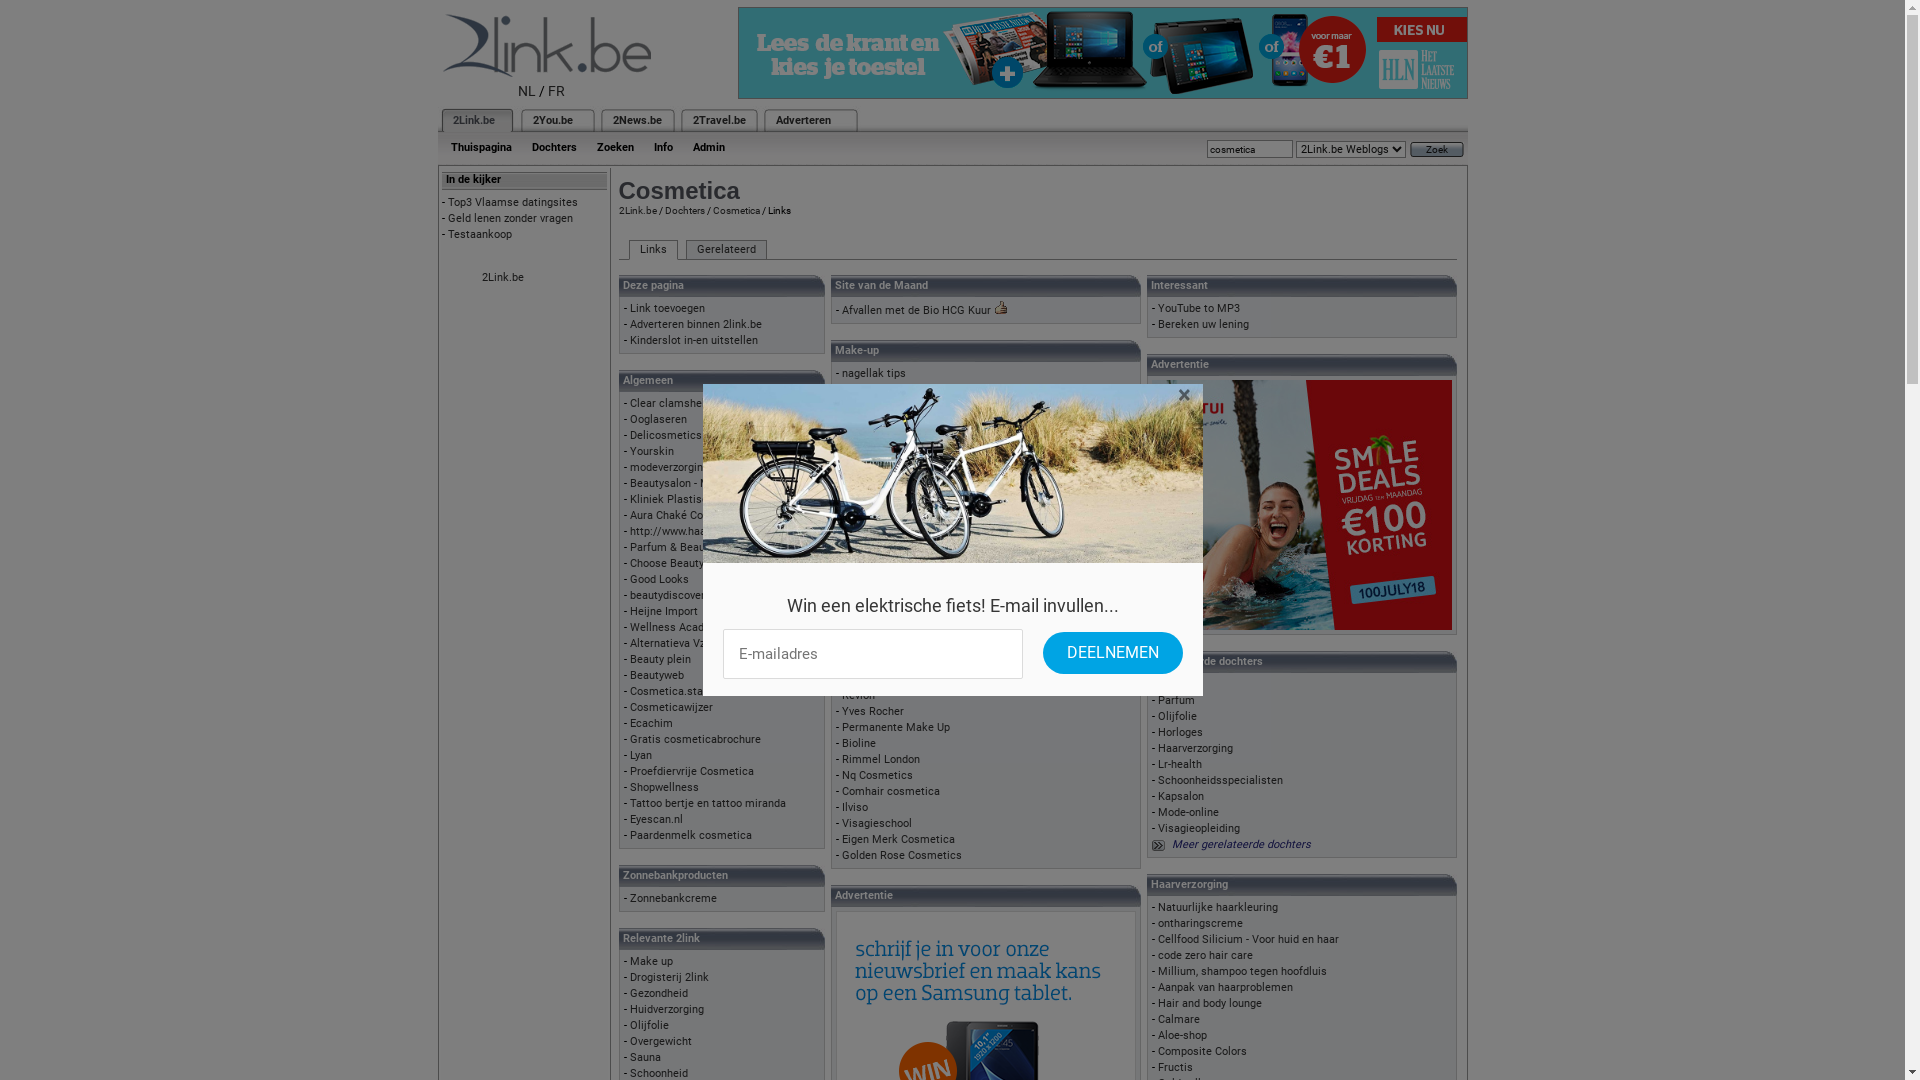 The image size is (1920, 1080). Describe the element at coordinates (1176, 699) in the screenshot. I see `'Parfum'` at that location.